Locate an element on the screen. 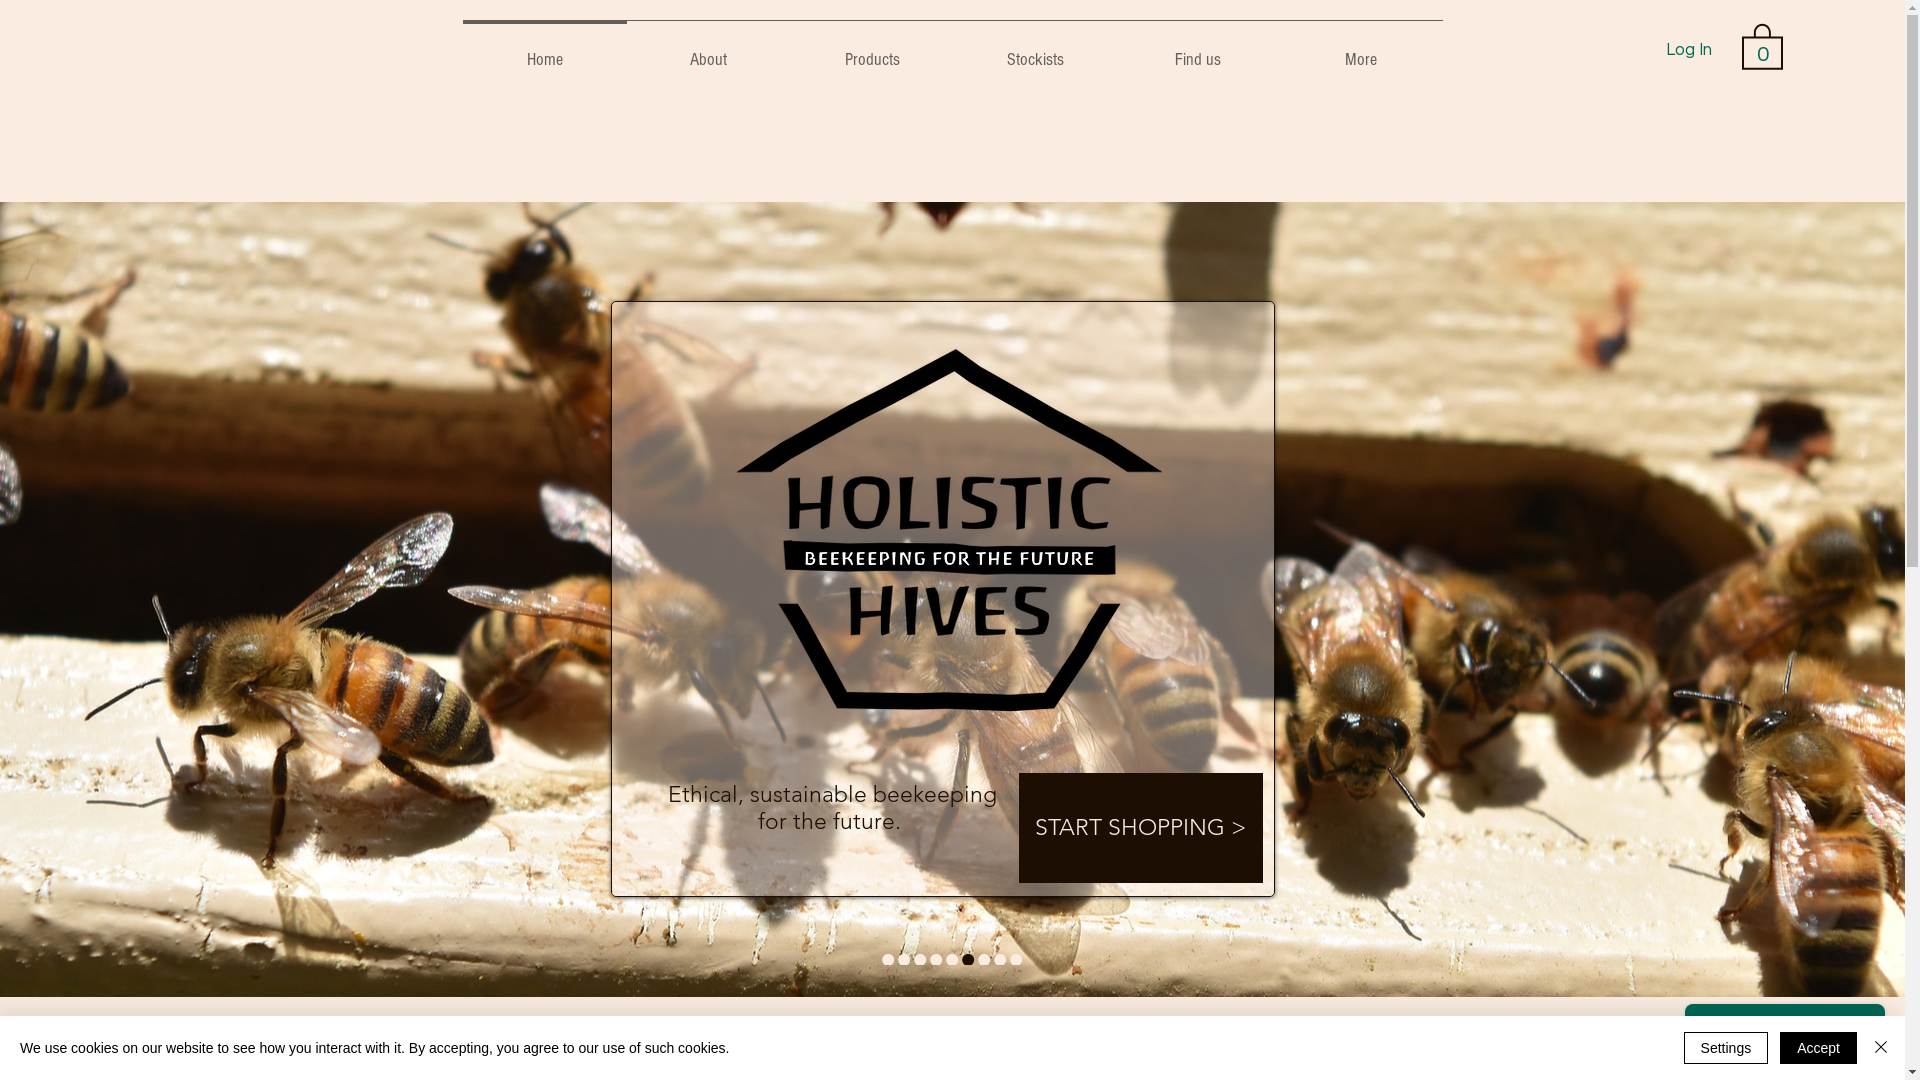  'Stockists' is located at coordinates (1035, 49).